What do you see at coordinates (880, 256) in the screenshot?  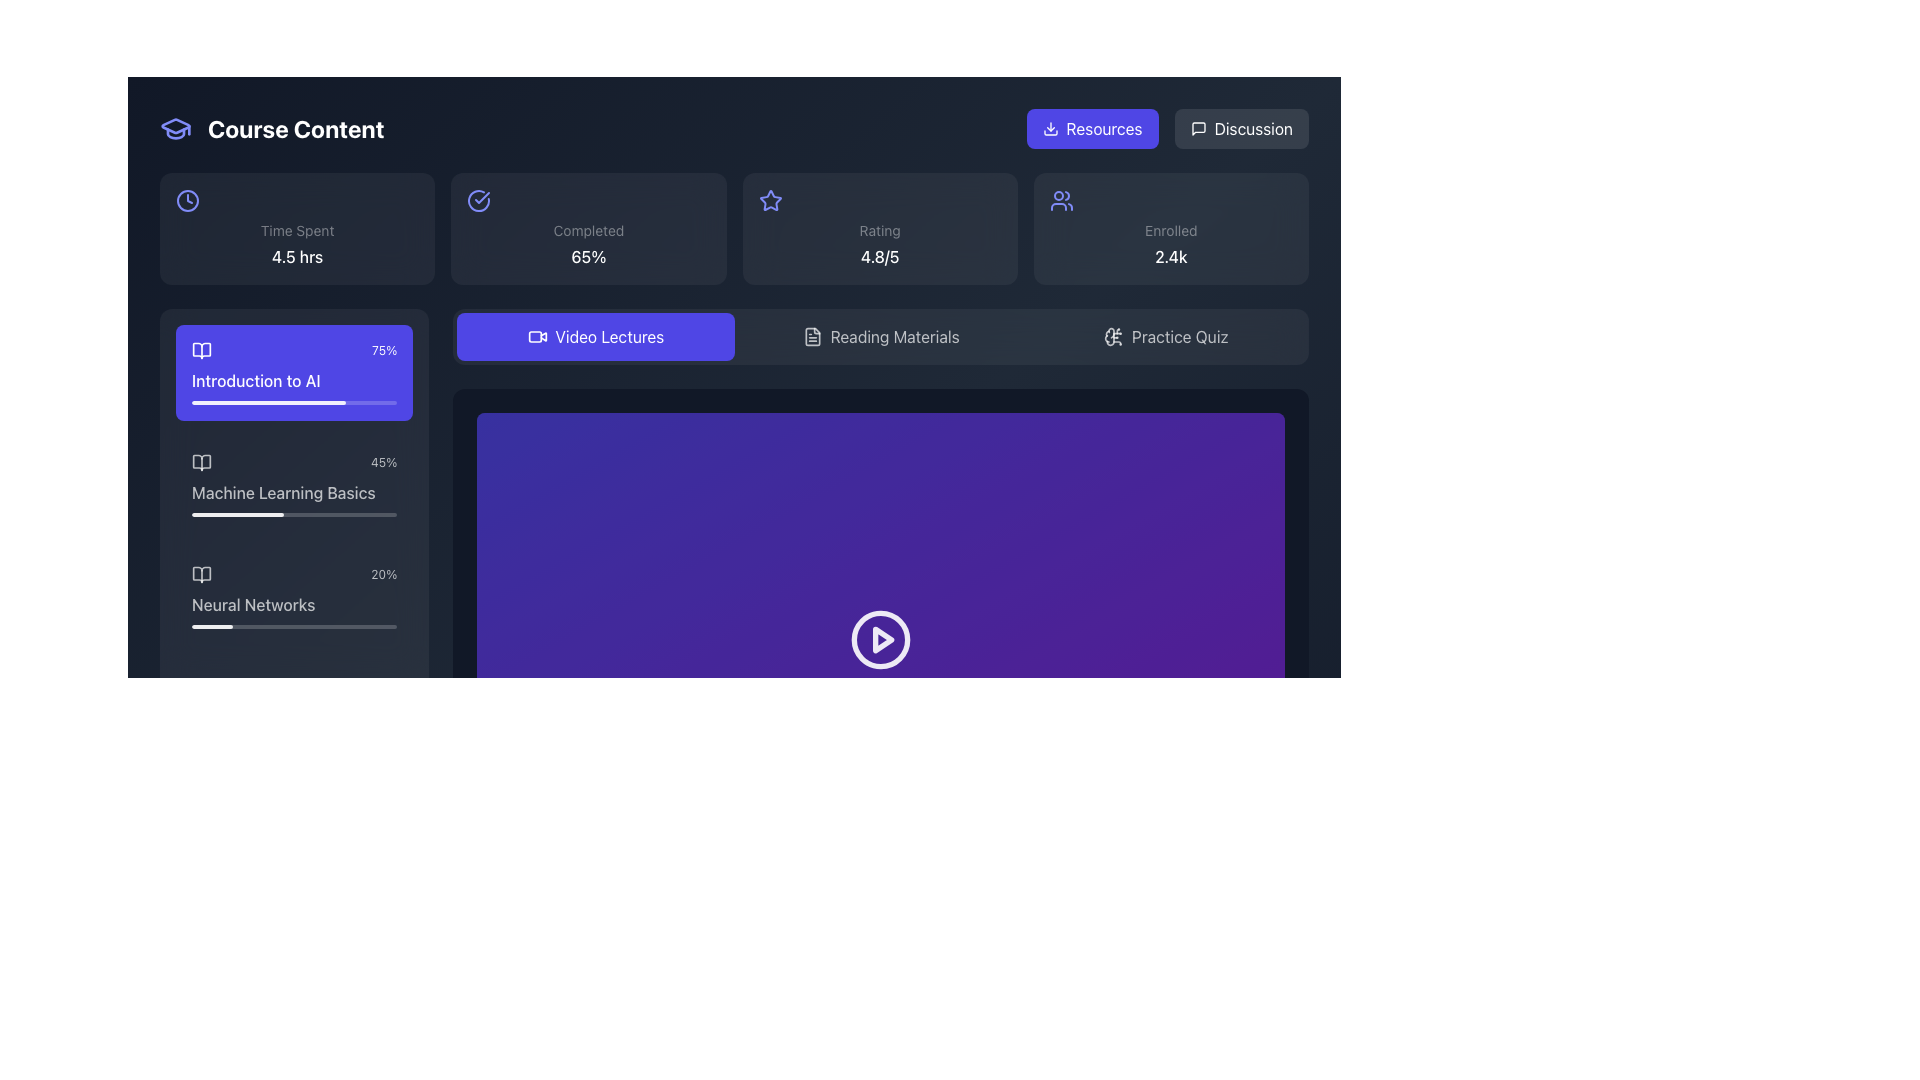 I see `the static textual label displaying the rating value, located in the 'Rating' box at the top center of the interface` at bounding box center [880, 256].